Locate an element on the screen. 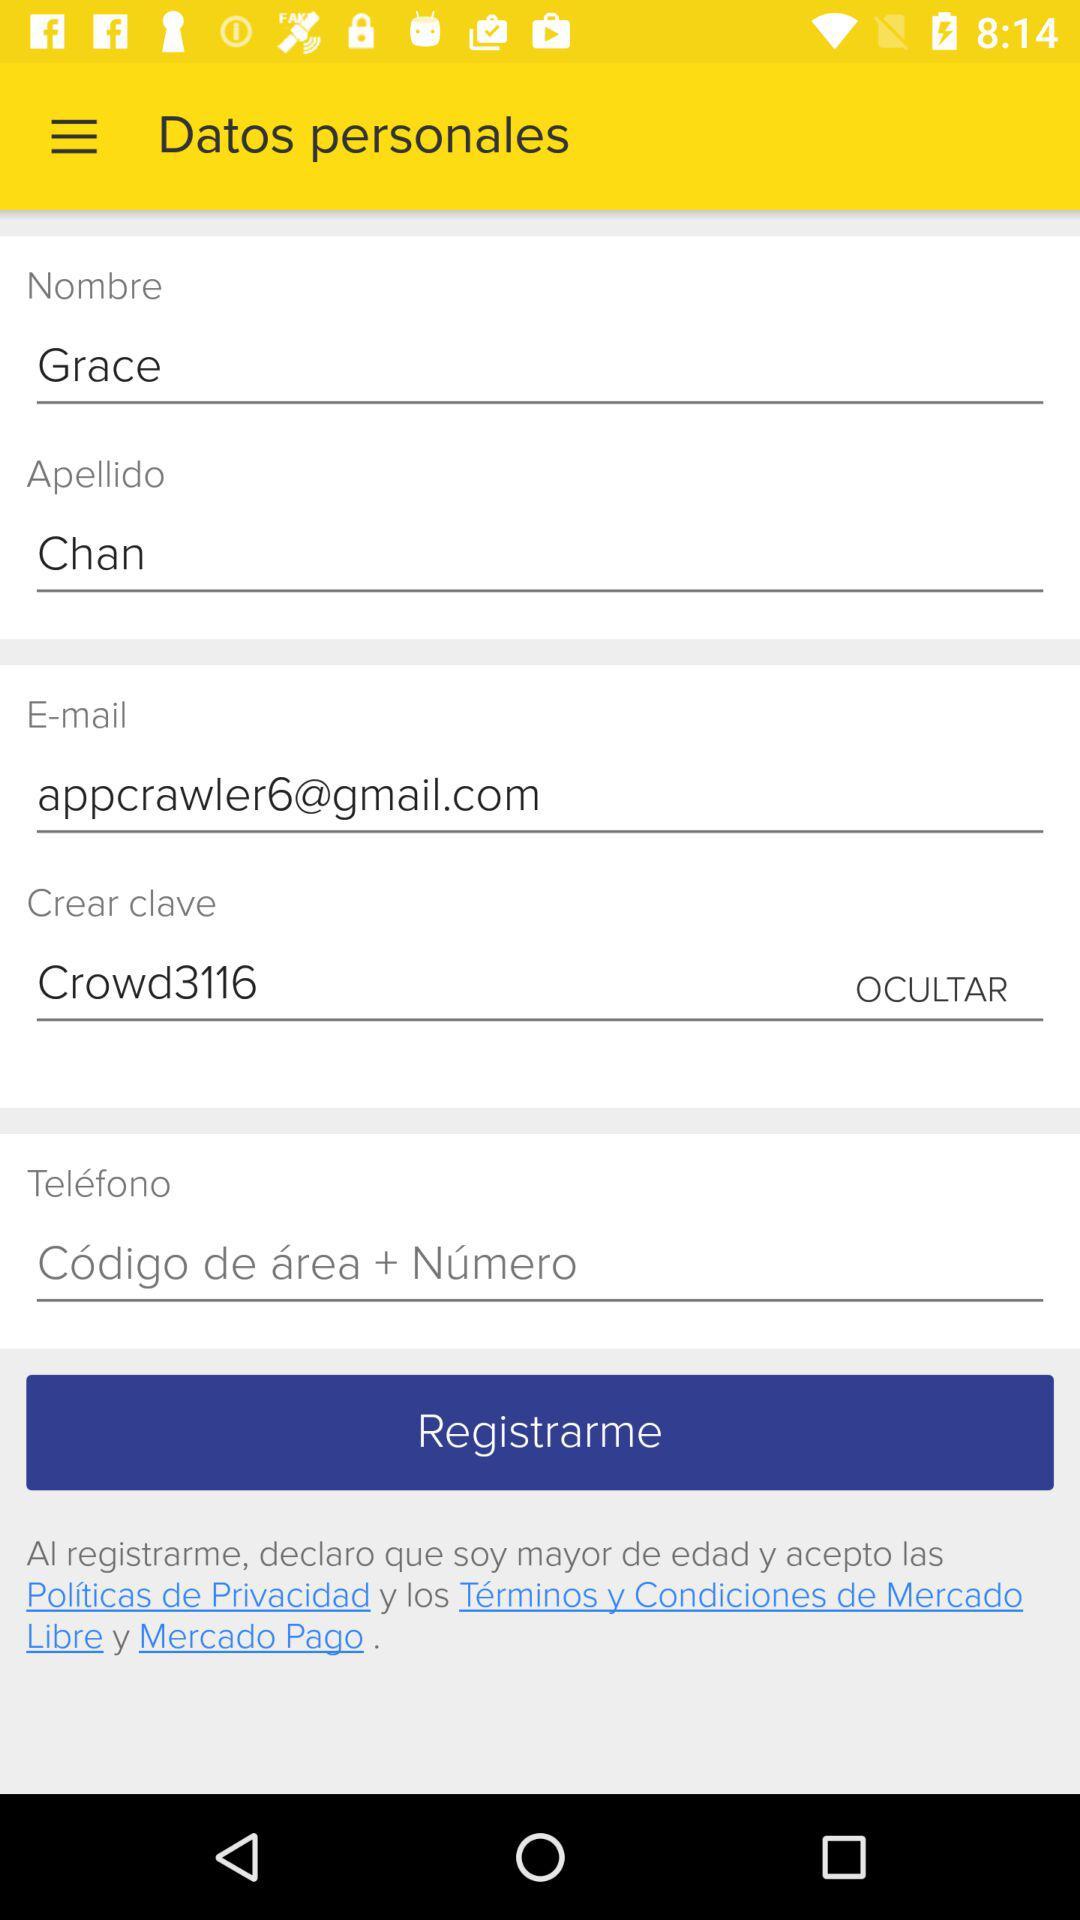 Image resolution: width=1080 pixels, height=1920 pixels. the item next to the datos personales item is located at coordinates (72, 135).